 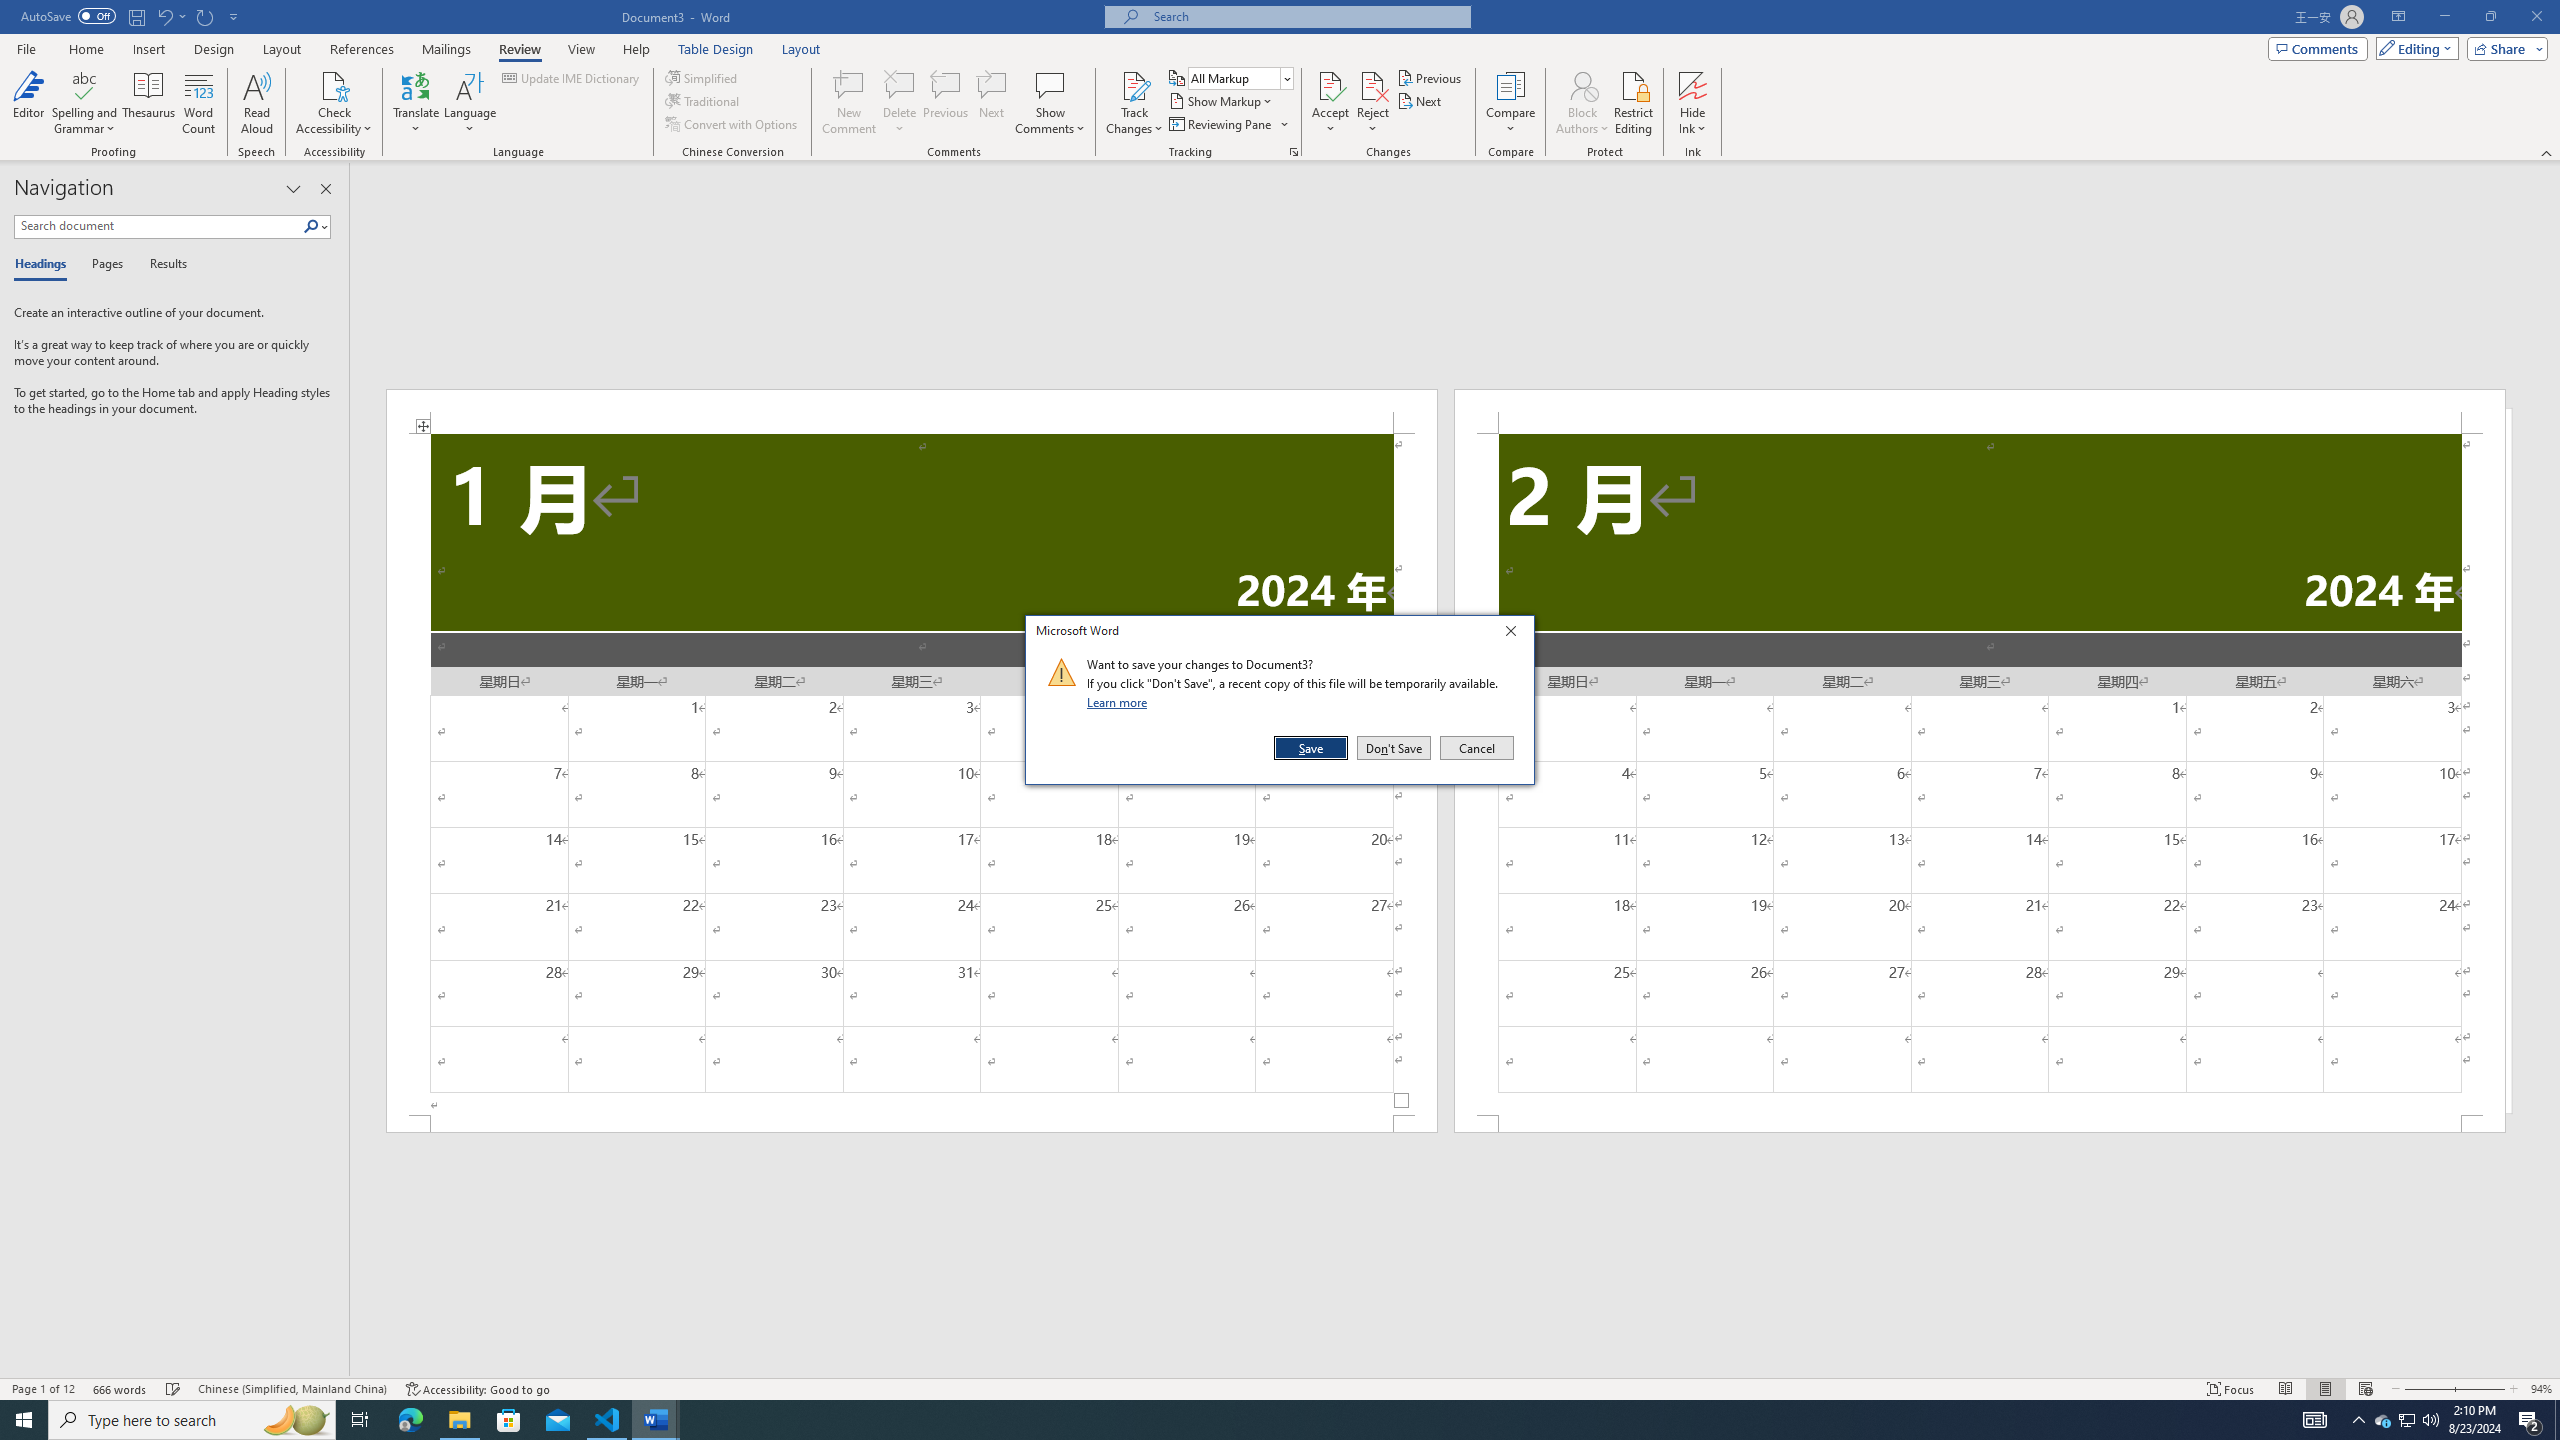 I want to click on 'Spelling and Grammar', so click(x=85, y=103).